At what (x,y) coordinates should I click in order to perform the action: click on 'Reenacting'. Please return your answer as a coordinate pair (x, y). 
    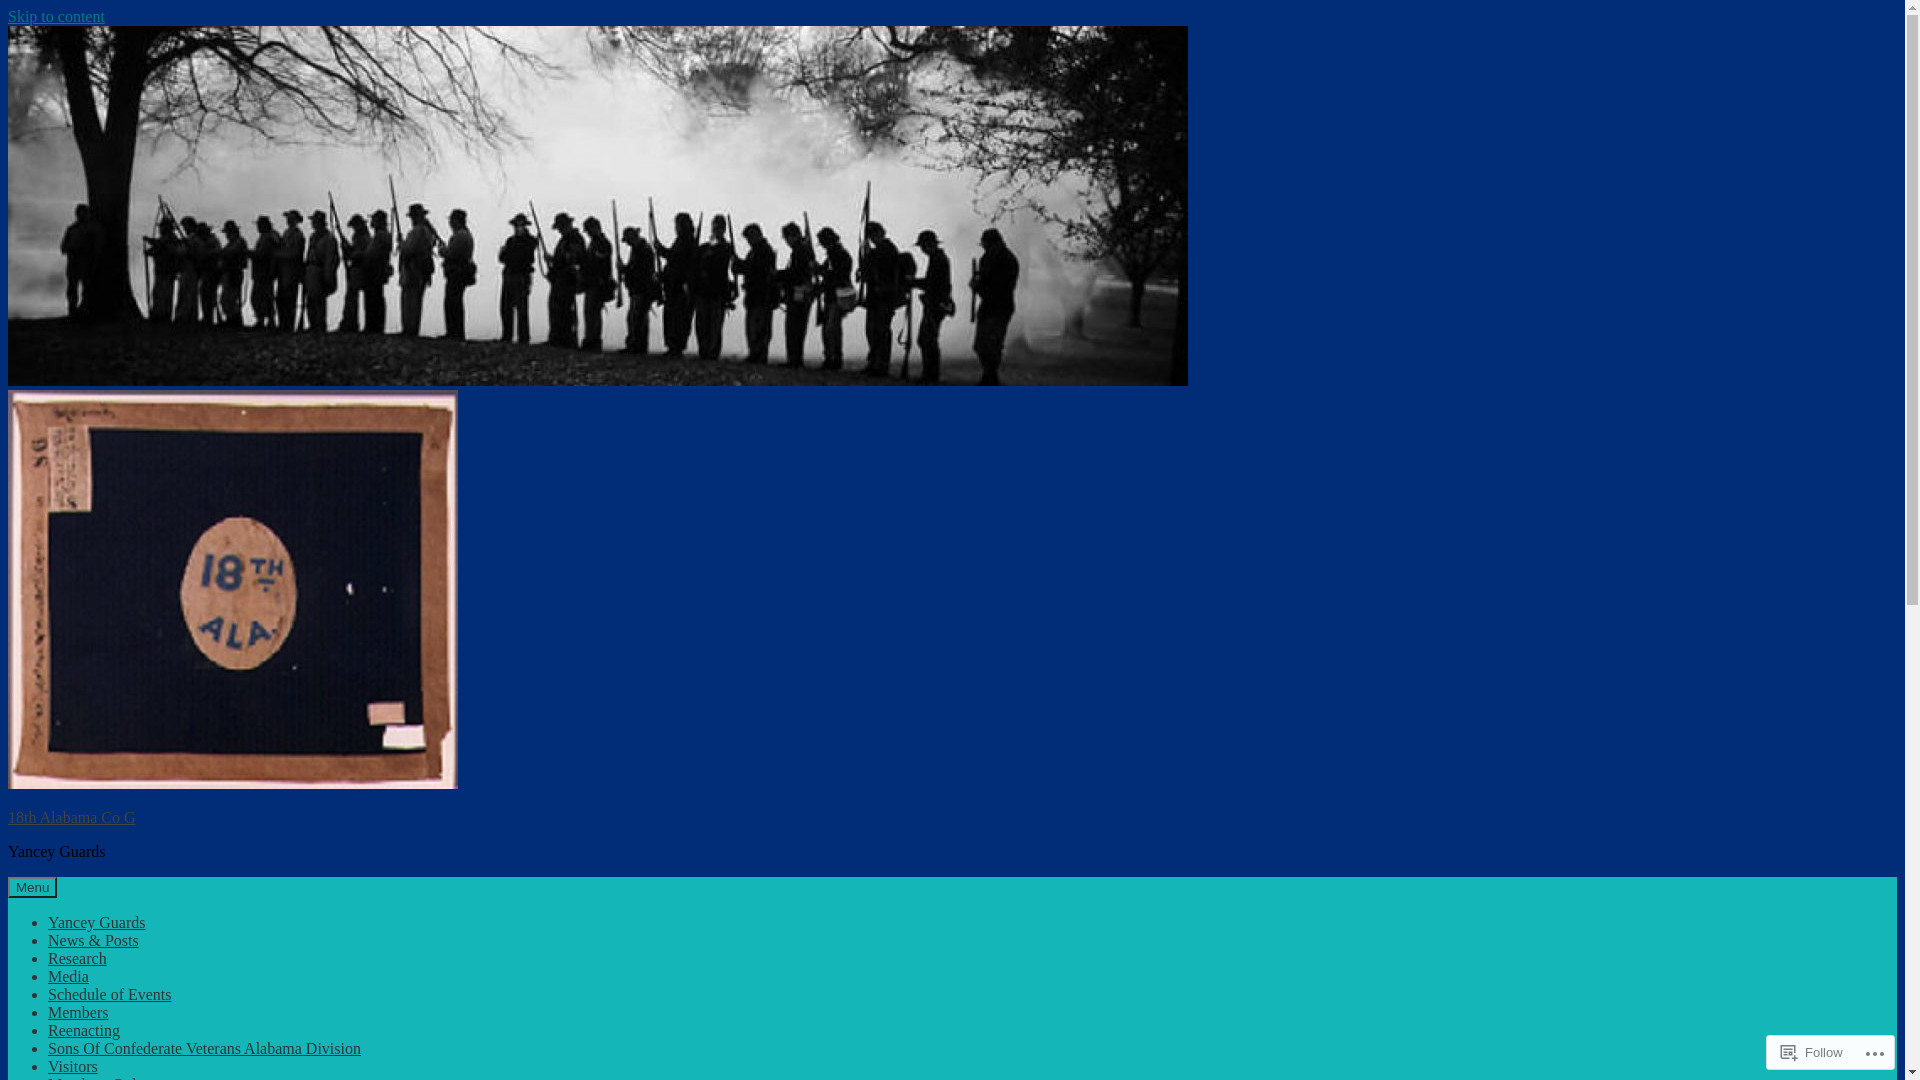
    Looking at the image, I should click on (48, 1030).